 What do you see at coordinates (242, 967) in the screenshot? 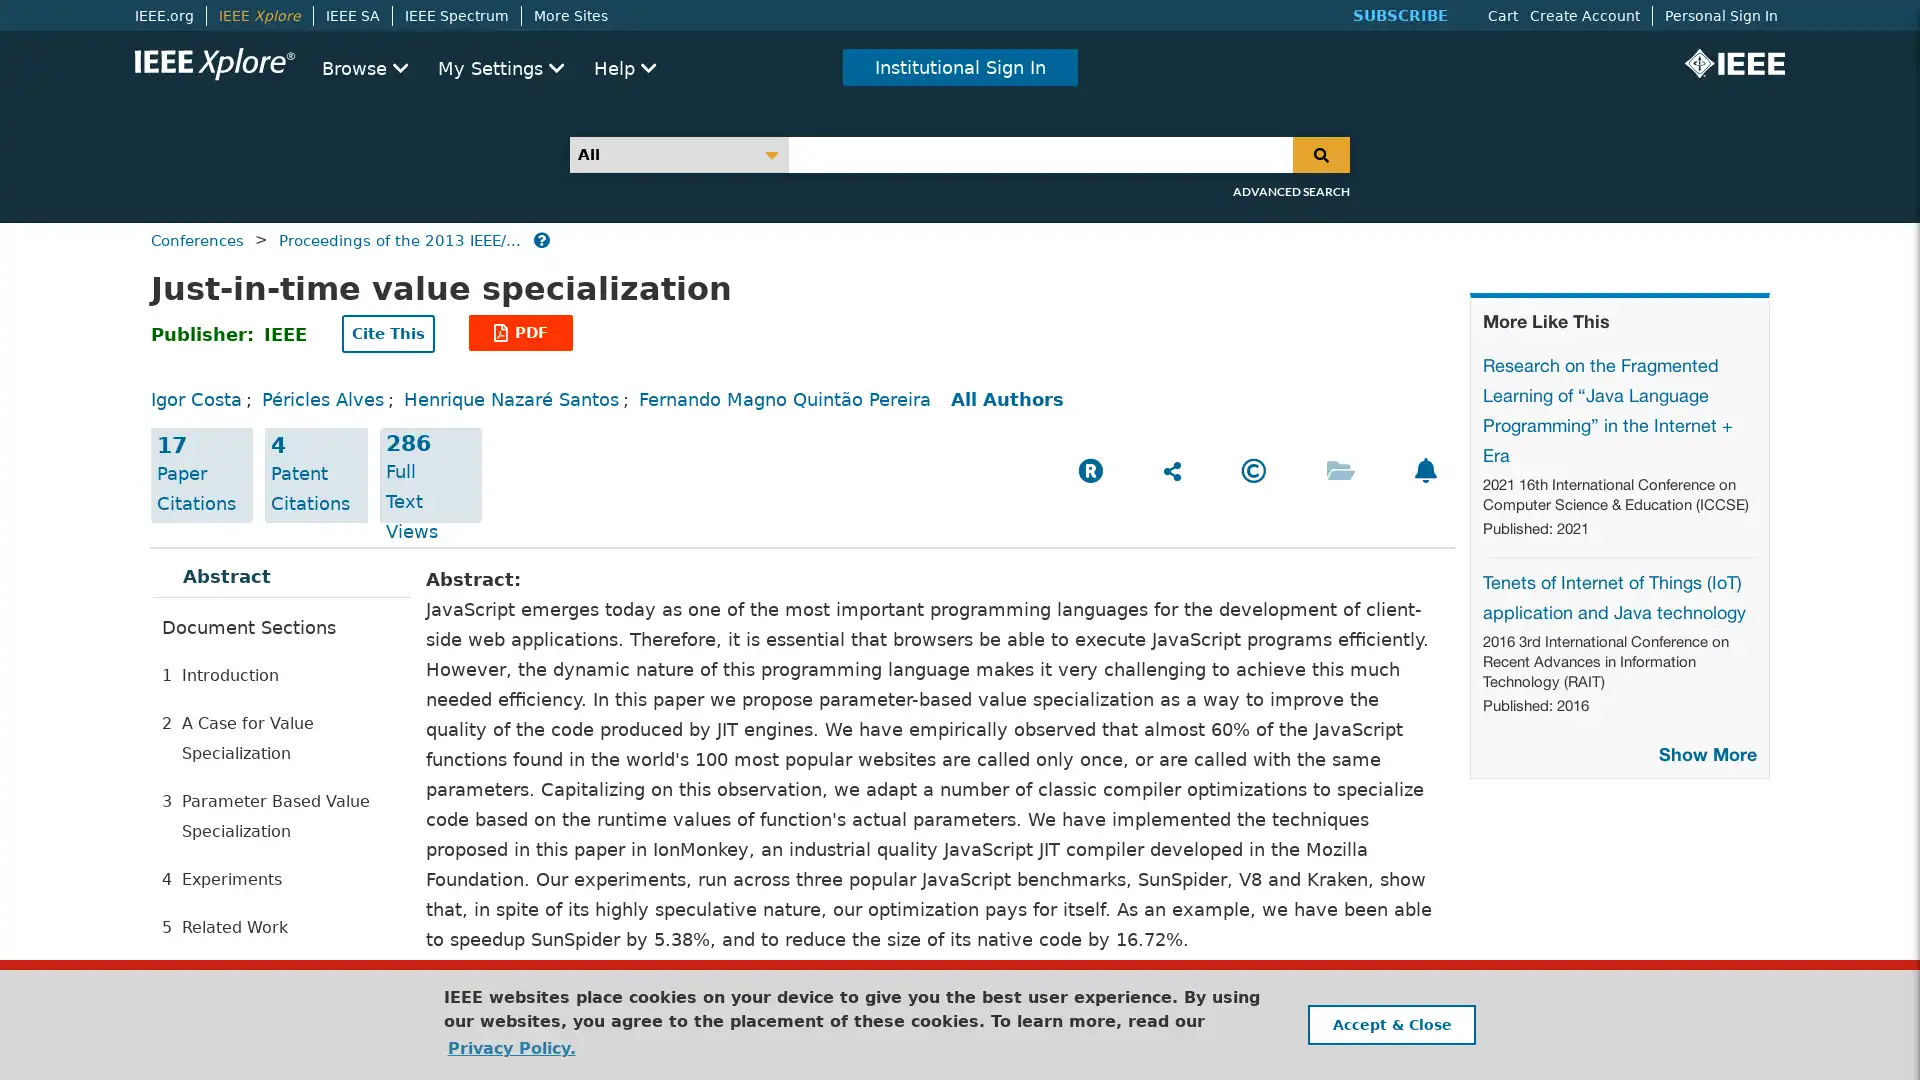
I see `Show Full Outline` at bounding box center [242, 967].